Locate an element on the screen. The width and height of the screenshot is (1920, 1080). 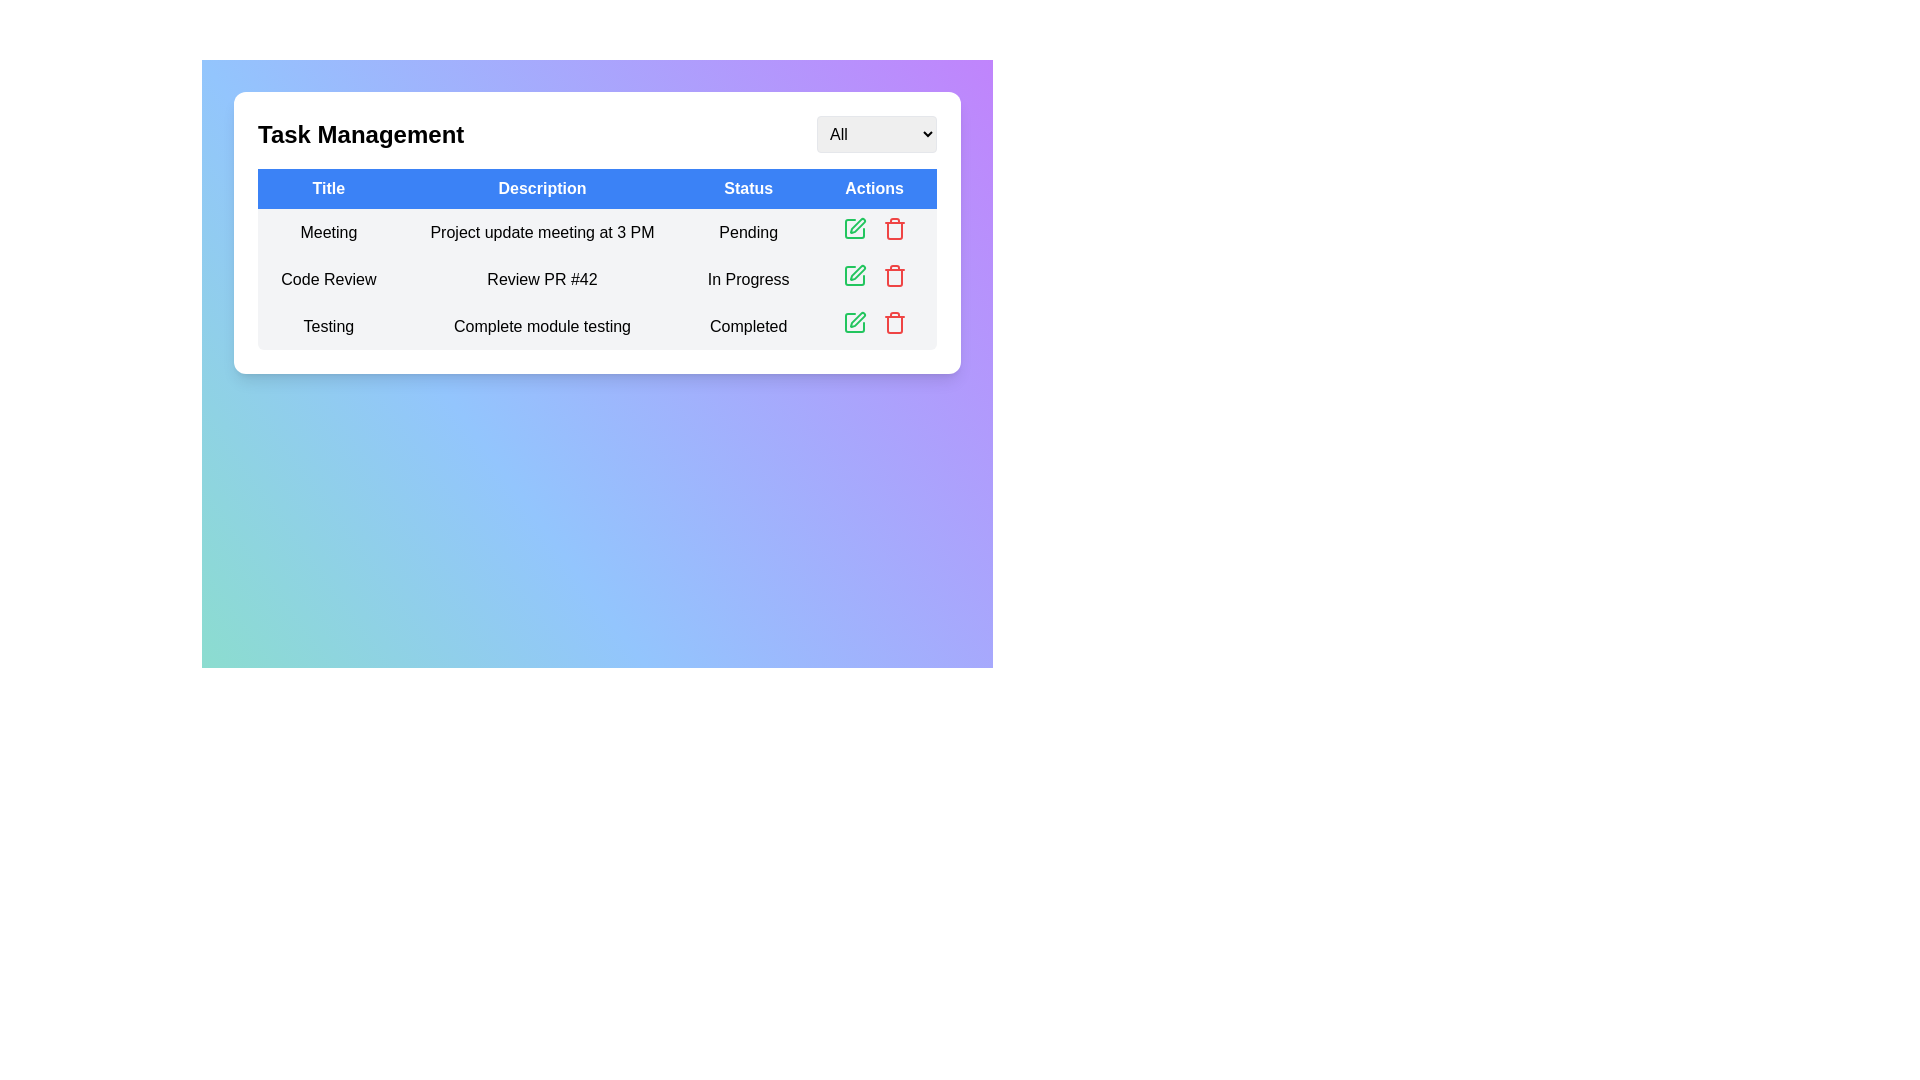
the 'Description' column header in the table, which is the second header from the left, positioned between the 'Title' and 'Status' headers is located at coordinates (542, 189).